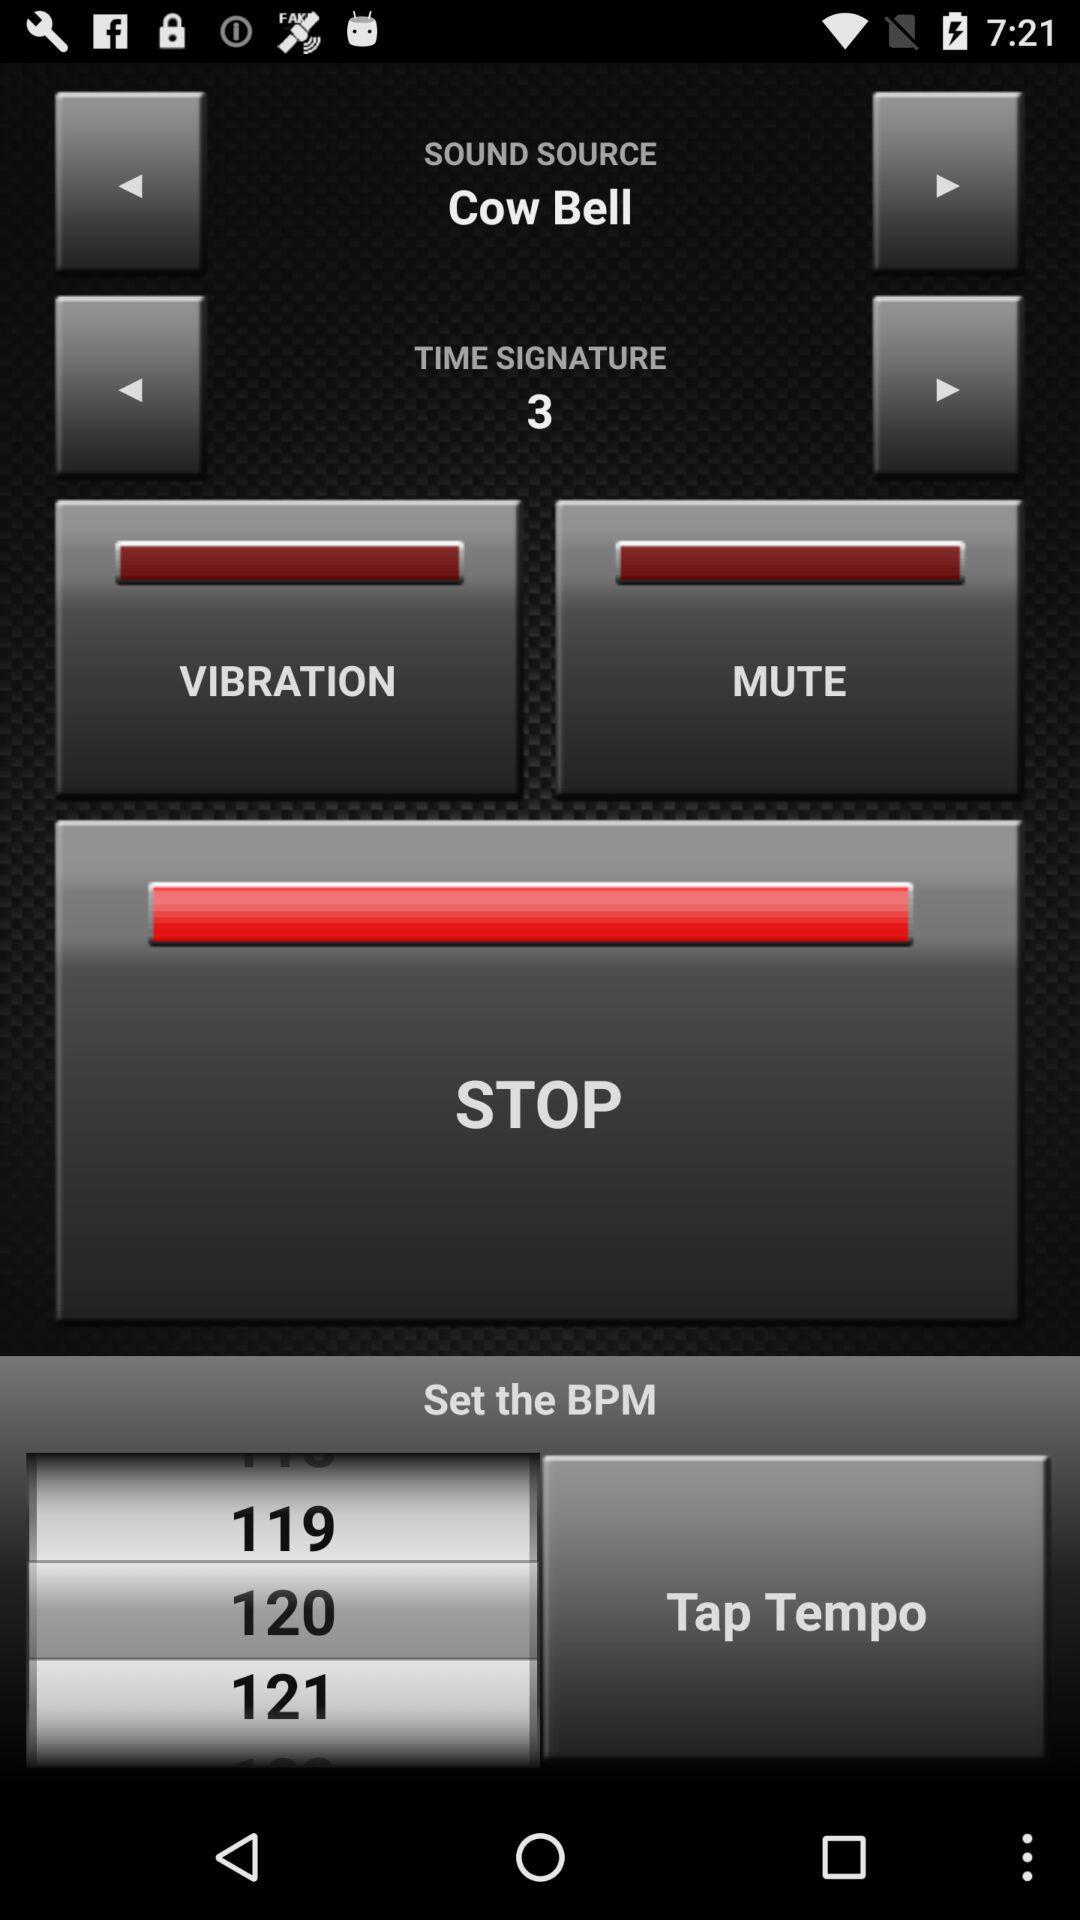 The width and height of the screenshot is (1080, 1920). Describe the element at coordinates (540, 1072) in the screenshot. I see `stop item` at that location.